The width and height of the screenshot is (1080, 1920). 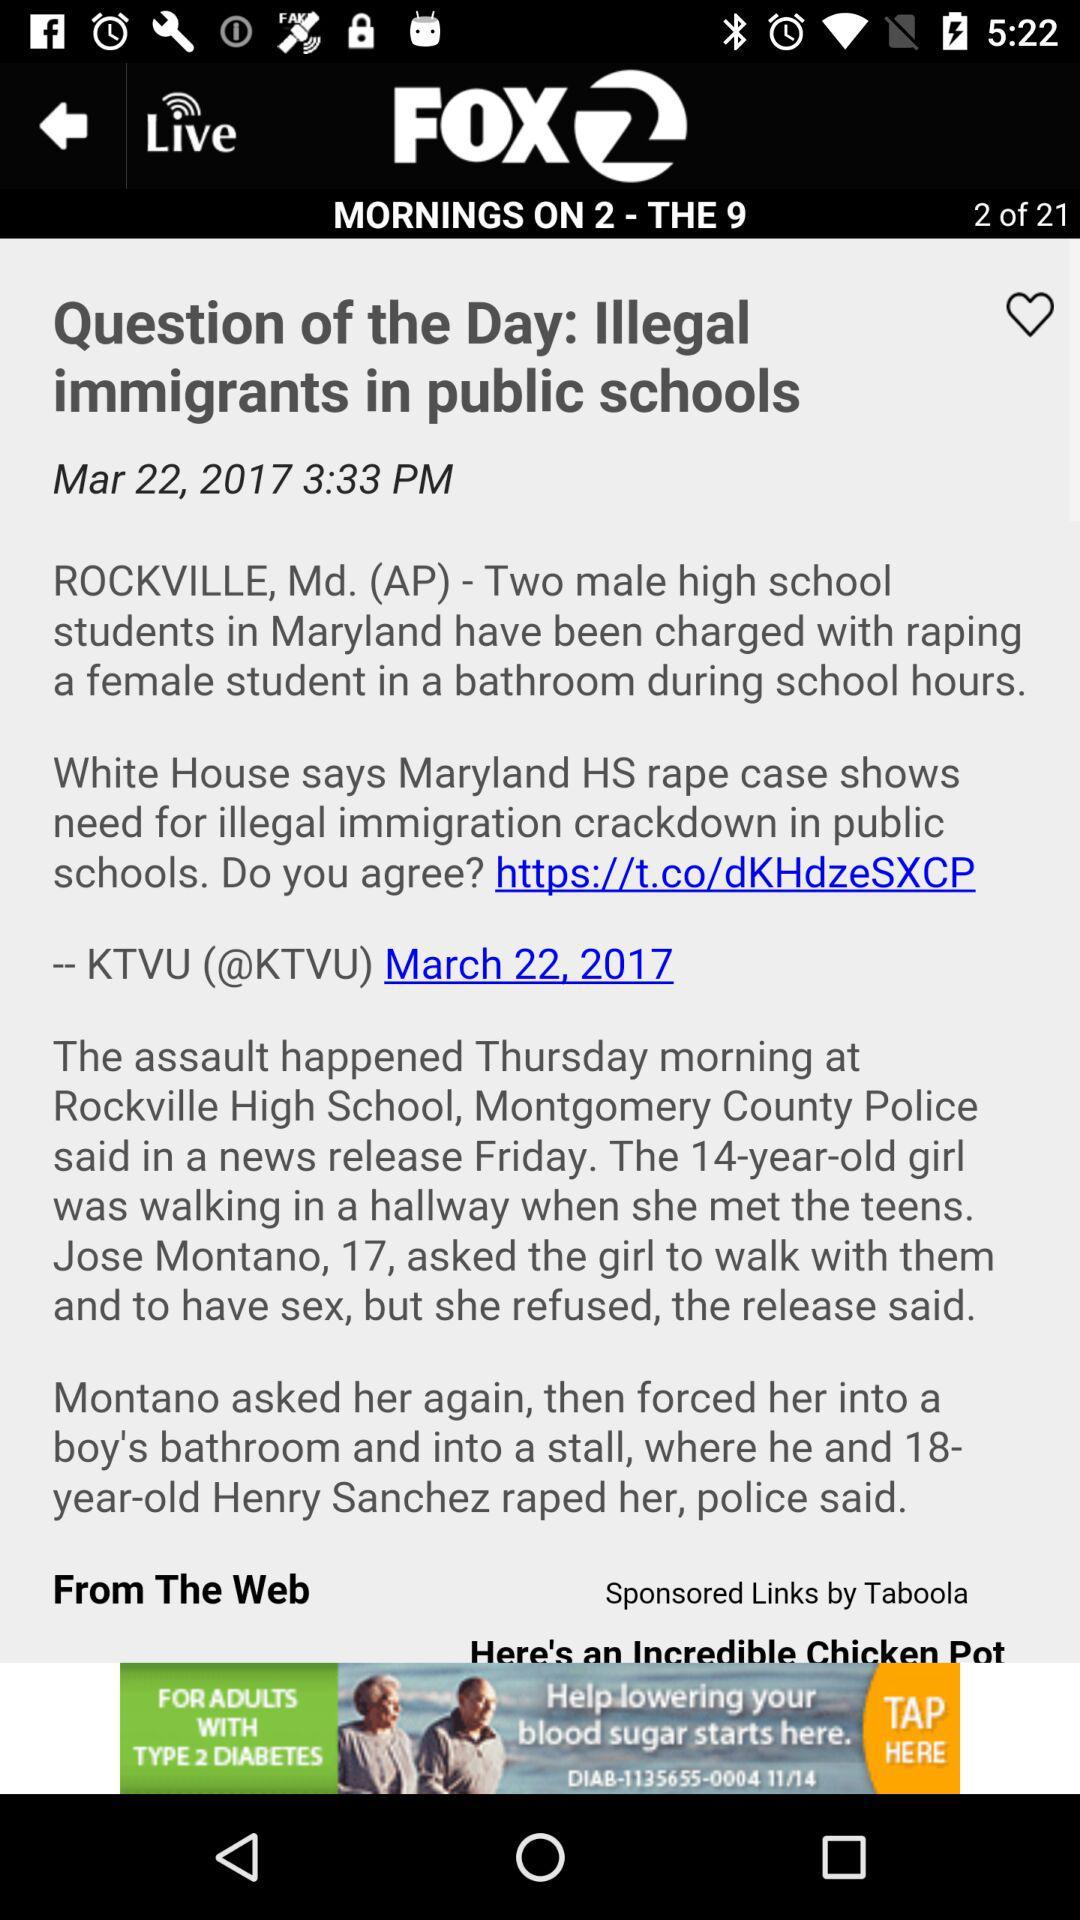 I want to click on the arrow_backward icon, so click(x=61, y=124).